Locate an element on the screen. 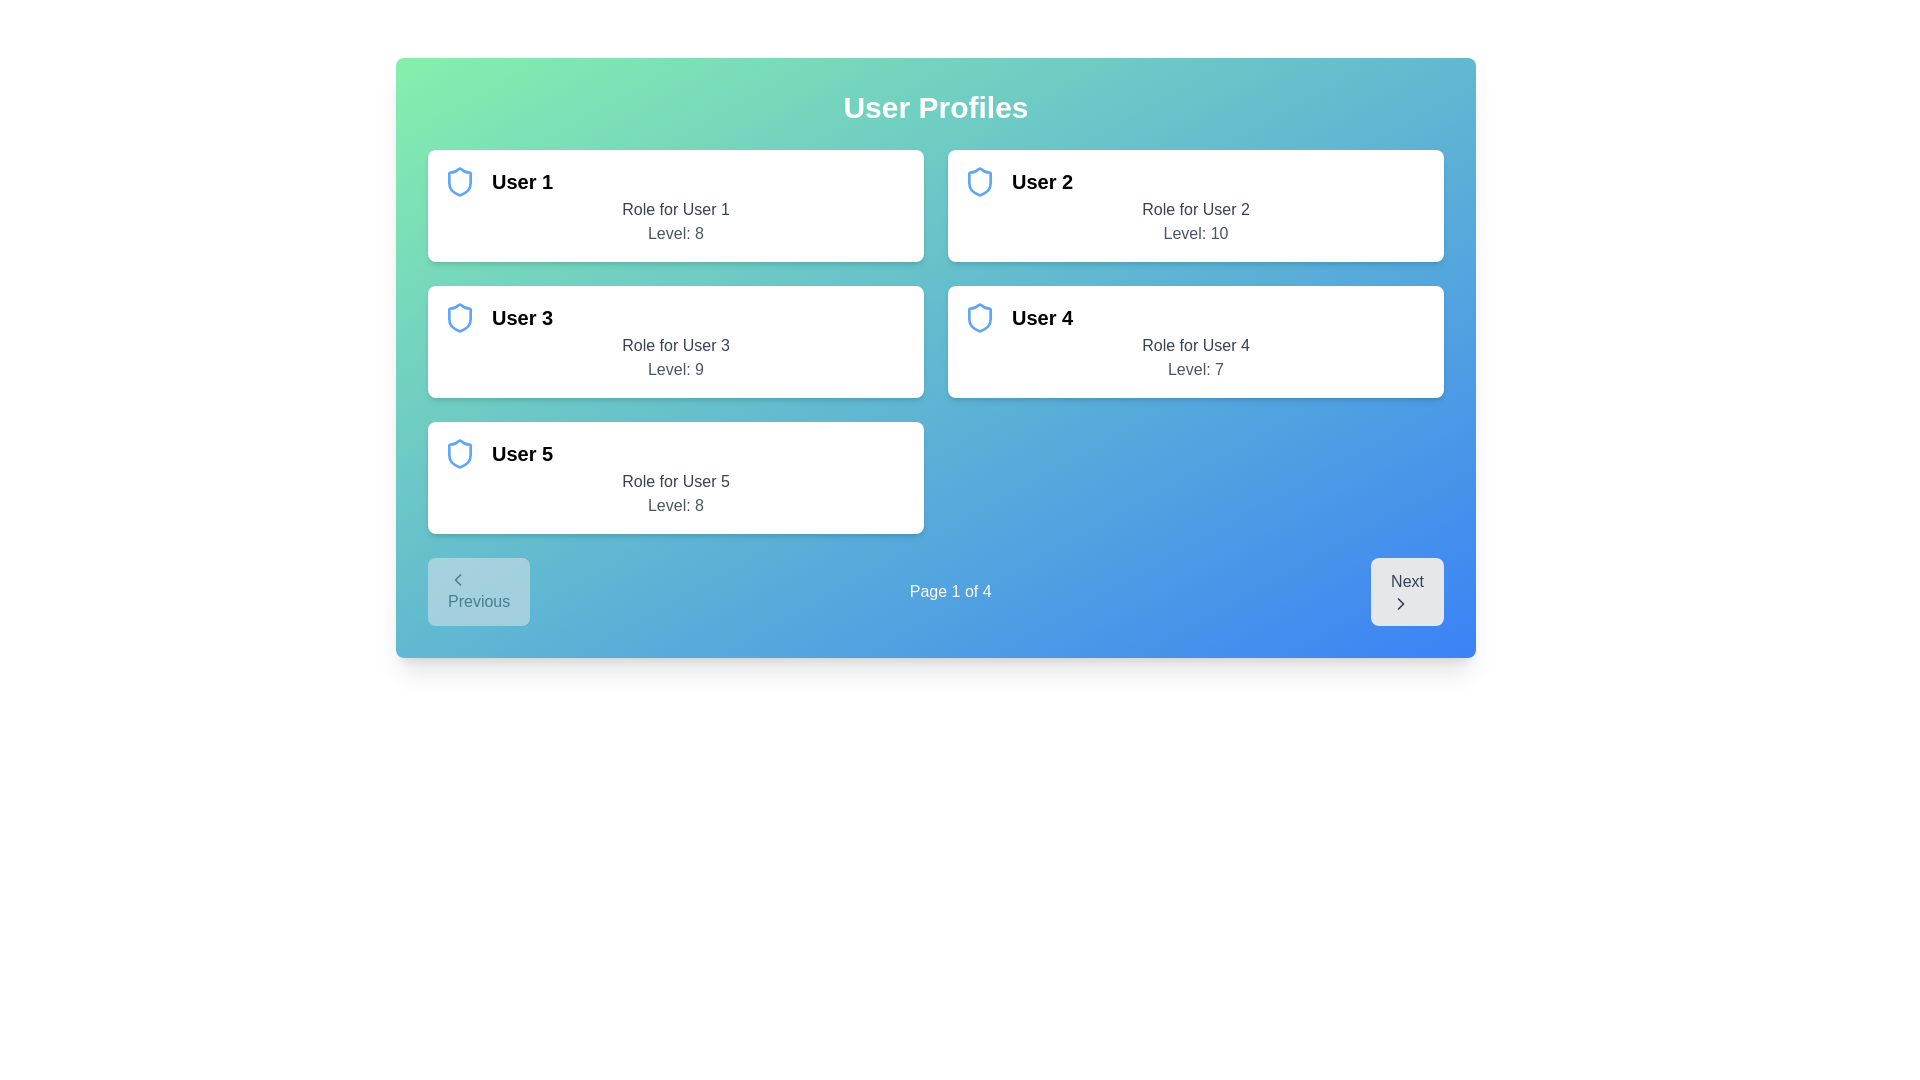  the Chevron icon located inside the 'Next' button at the bottom-right corner of the interface is located at coordinates (1400, 603).